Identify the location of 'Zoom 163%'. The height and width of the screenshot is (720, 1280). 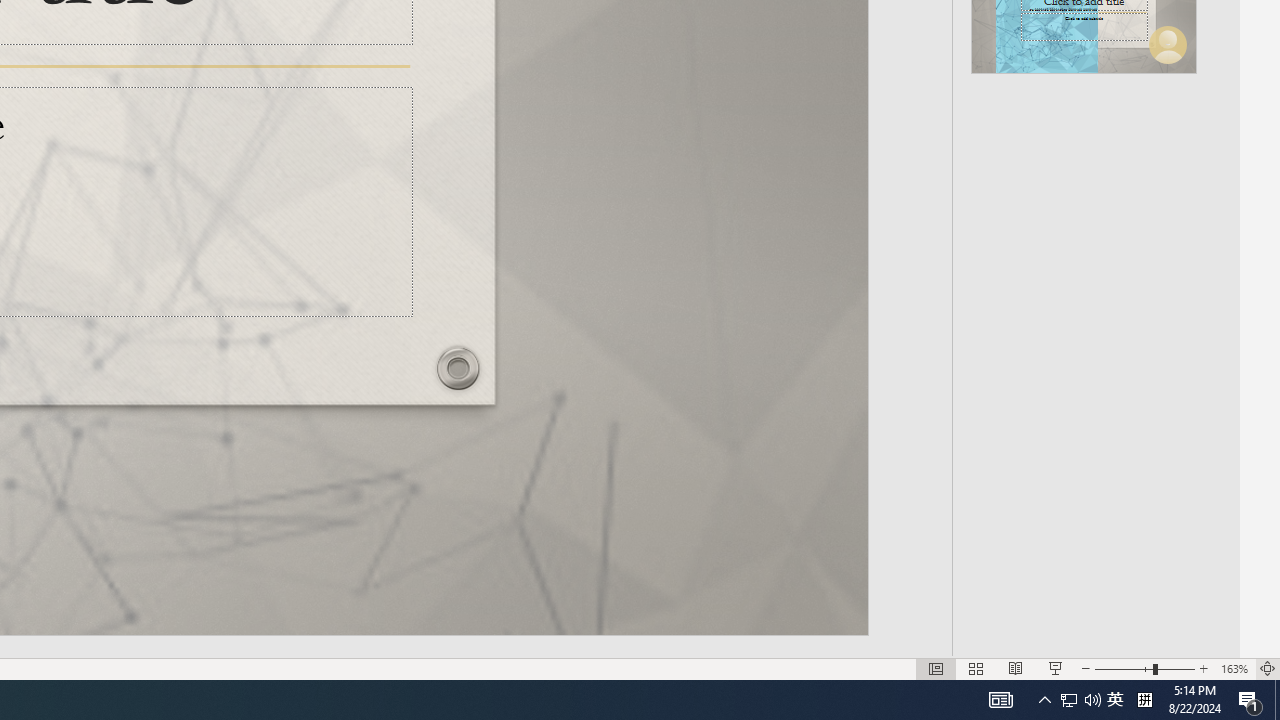
(1233, 669).